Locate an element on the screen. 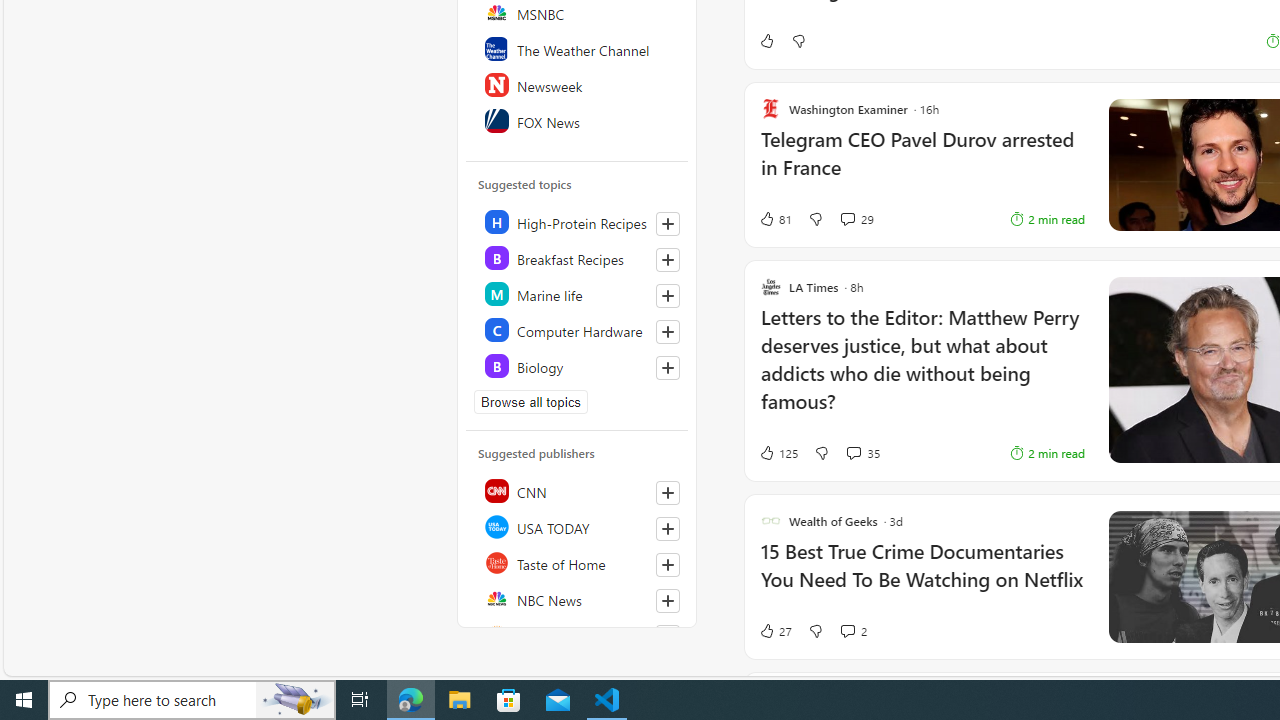 The height and width of the screenshot is (720, 1280). 'View comments 35 Comment' is located at coordinates (853, 452).